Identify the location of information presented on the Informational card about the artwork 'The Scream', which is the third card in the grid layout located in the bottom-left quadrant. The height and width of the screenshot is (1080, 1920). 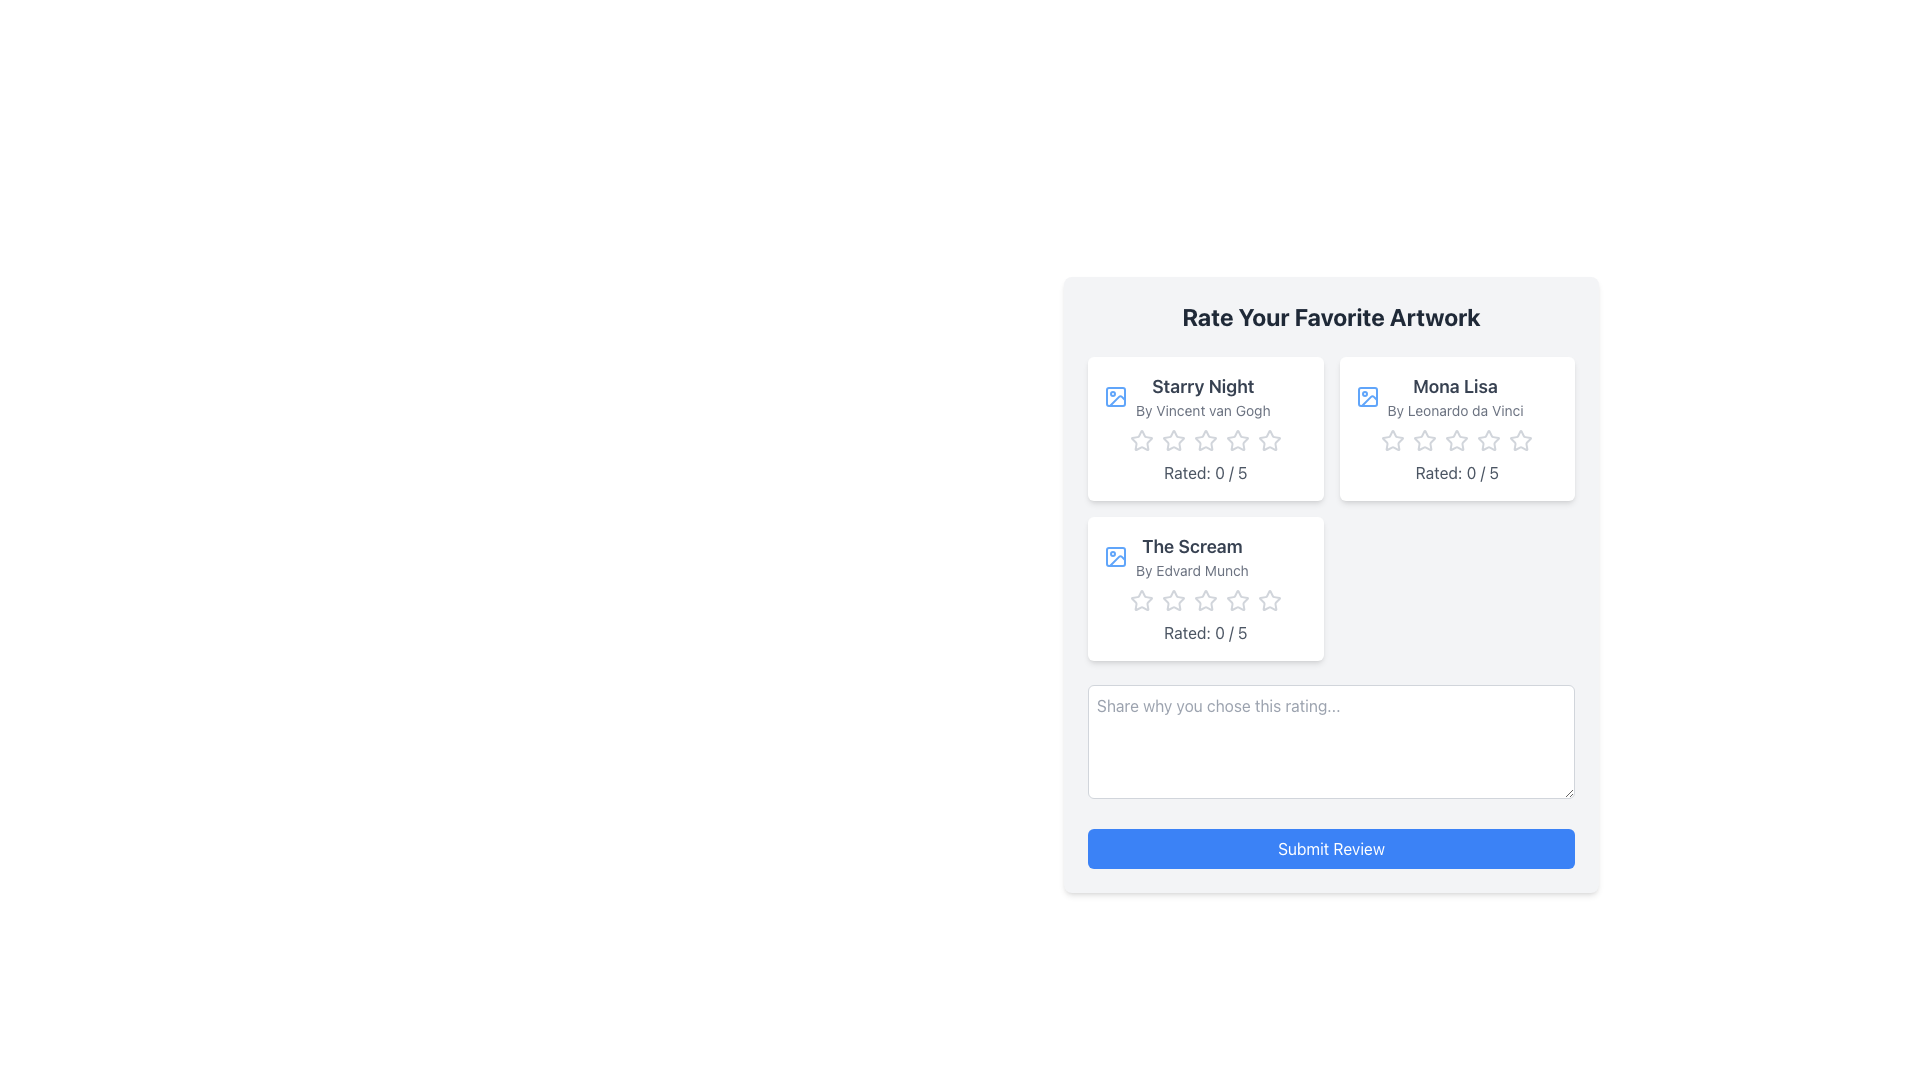
(1204, 588).